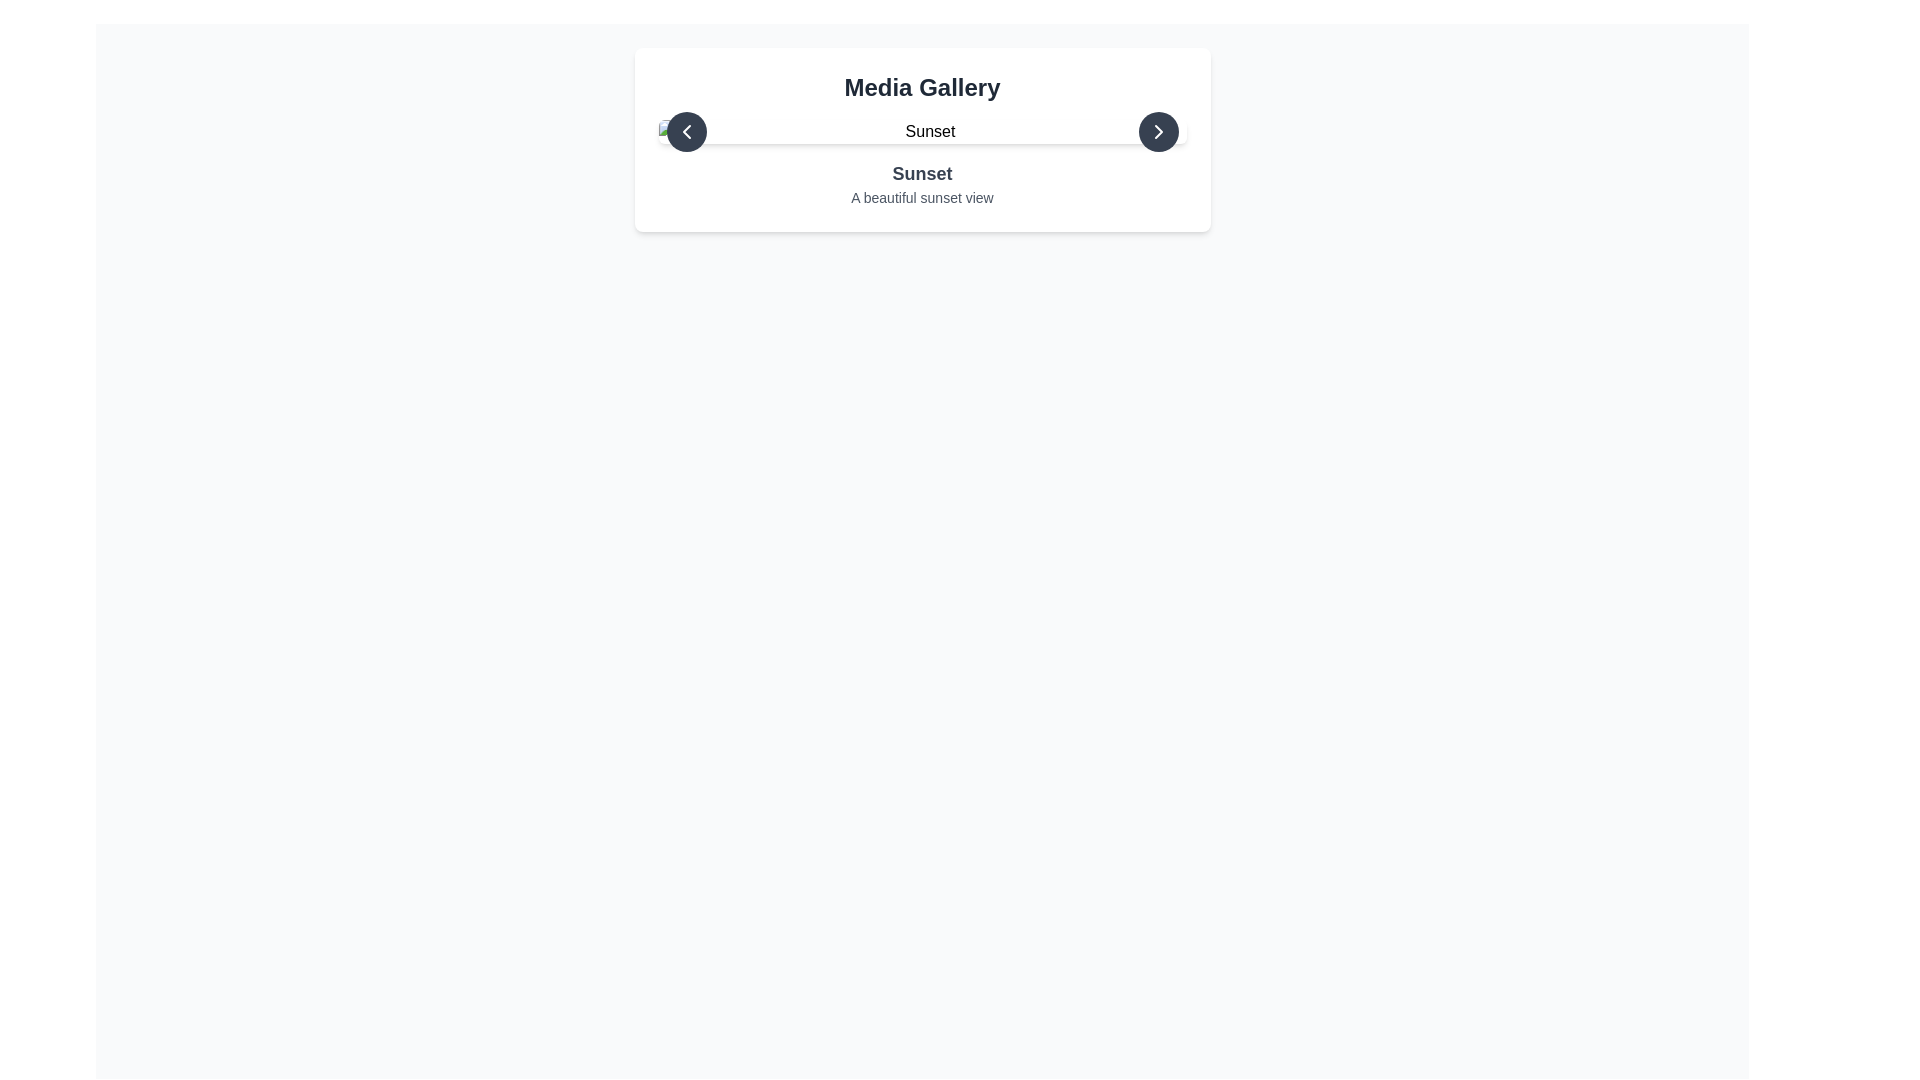 The height and width of the screenshot is (1080, 1920). Describe the element at coordinates (686, 131) in the screenshot. I see `the left-pointing chevron icon within the circular button in the media gallery navigation bar` at that location.